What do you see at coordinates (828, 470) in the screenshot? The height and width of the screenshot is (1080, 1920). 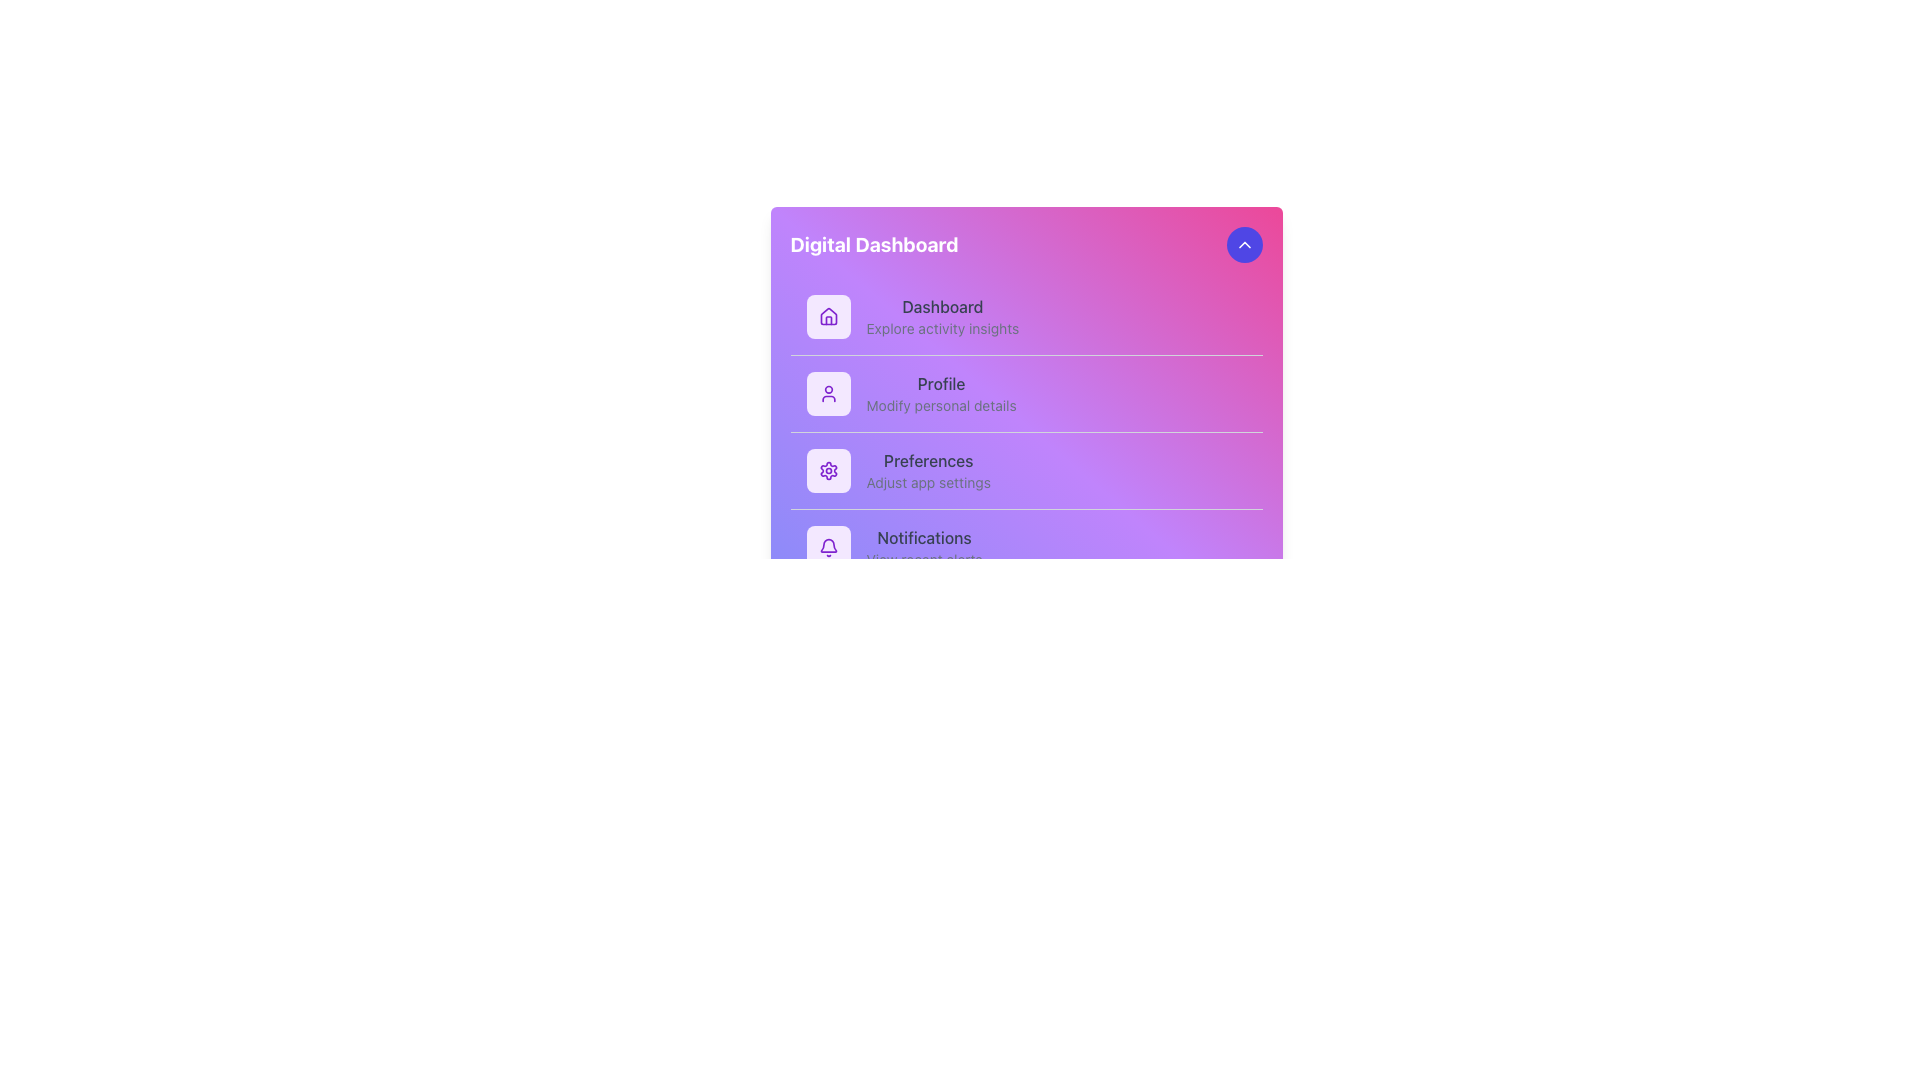 I see `the decorative icon representing 'Preferences' or 'Settings', located to the left of the text 'Preferences Adjust app settings' in the leftmost section of the 'Preferences' menu option` at bounding box center [828, 470].